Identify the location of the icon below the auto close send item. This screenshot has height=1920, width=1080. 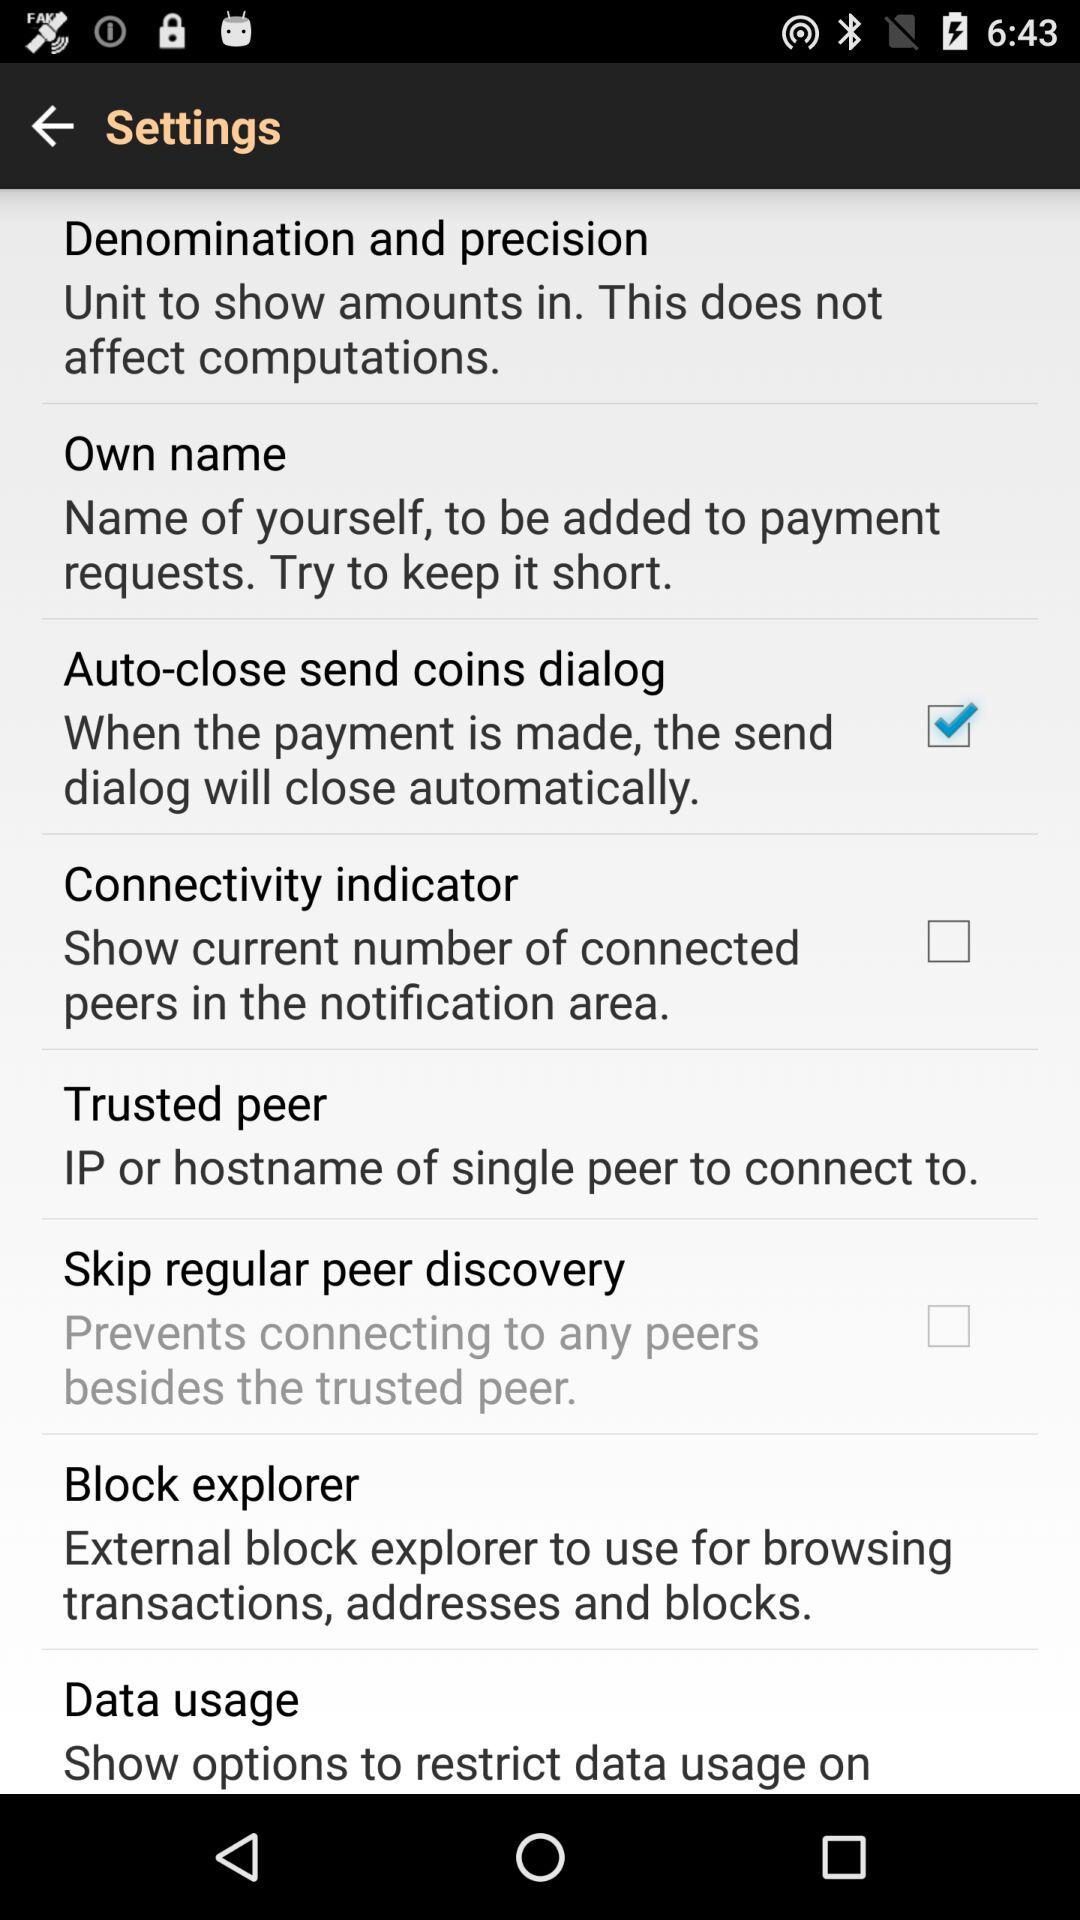
(463, 757).